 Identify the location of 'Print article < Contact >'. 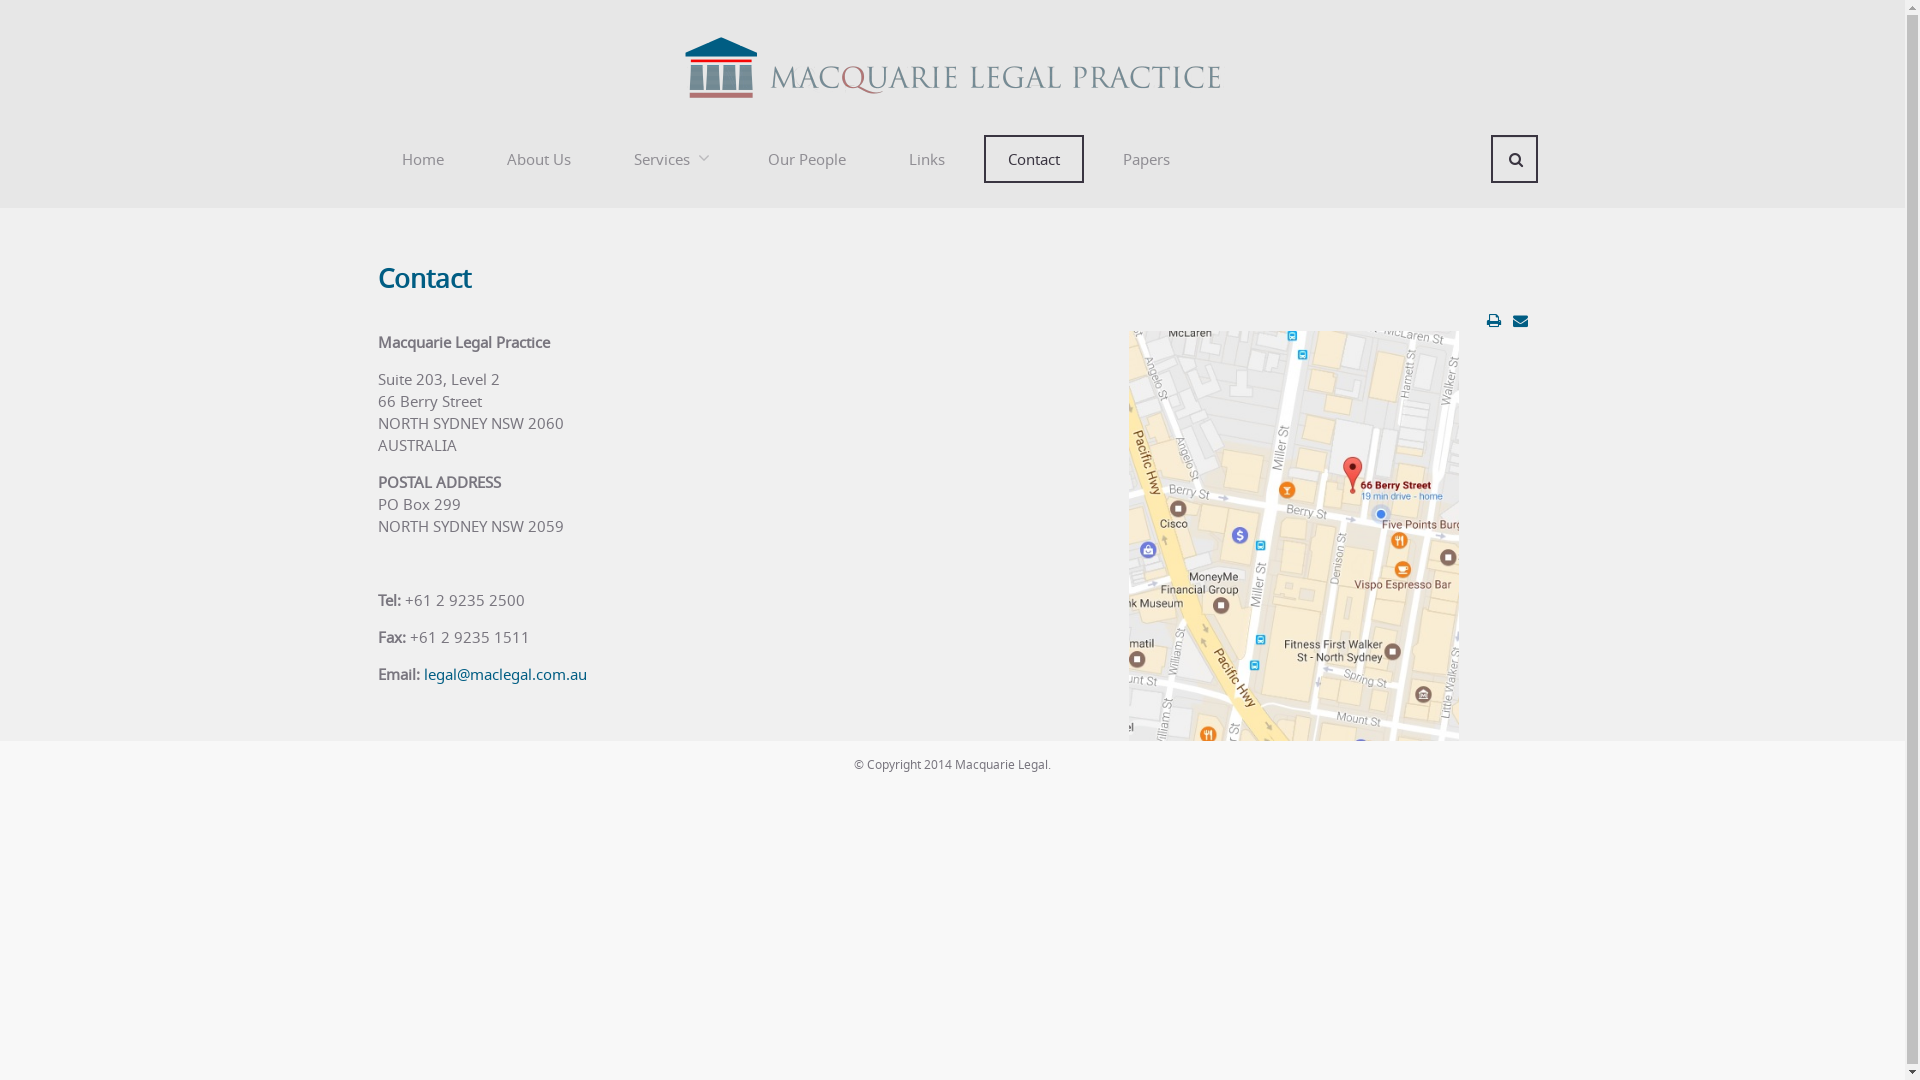
(1492, 319).